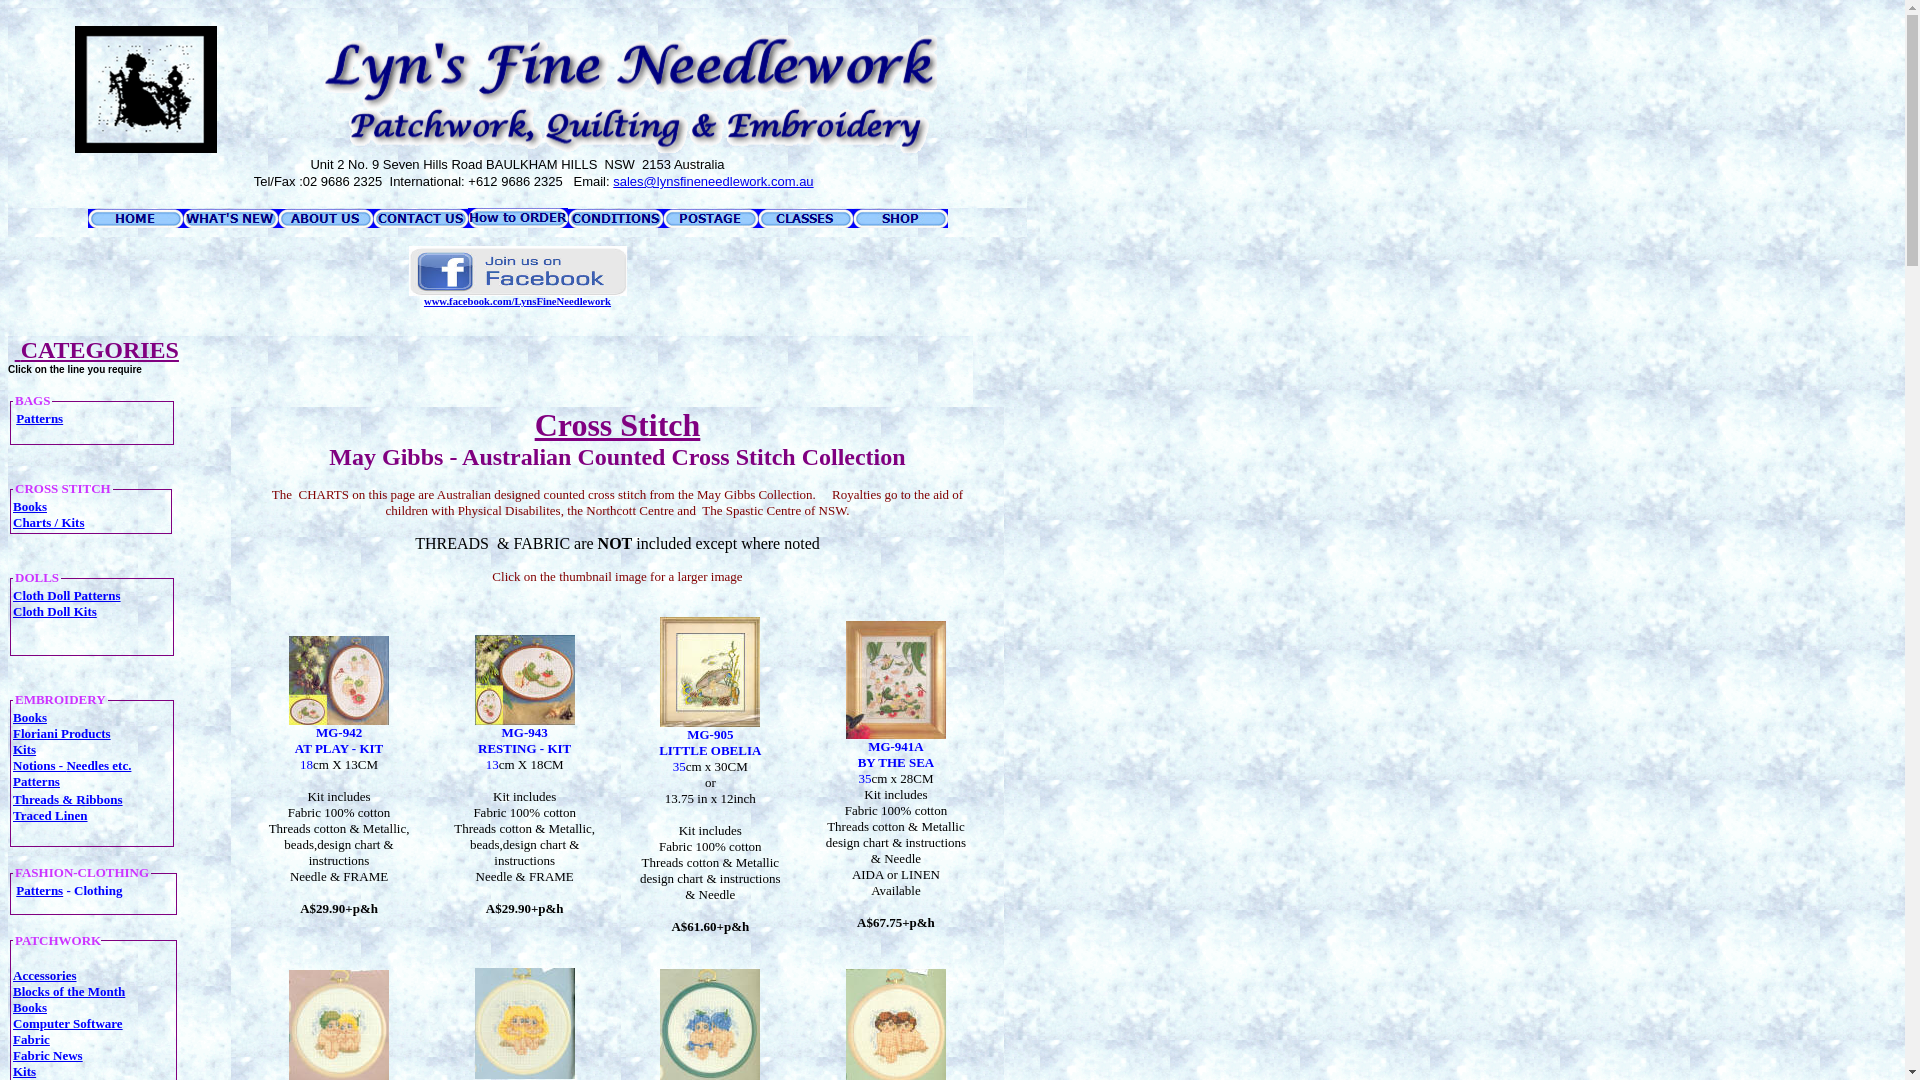 Image resolution: width=1920 pixels, height=1080 pixels. What do you see at coordinates (713, 181) in the screenshot?
I see `'sales@lynsfineneedlework.com.au'` at bounding box center [713, 181].